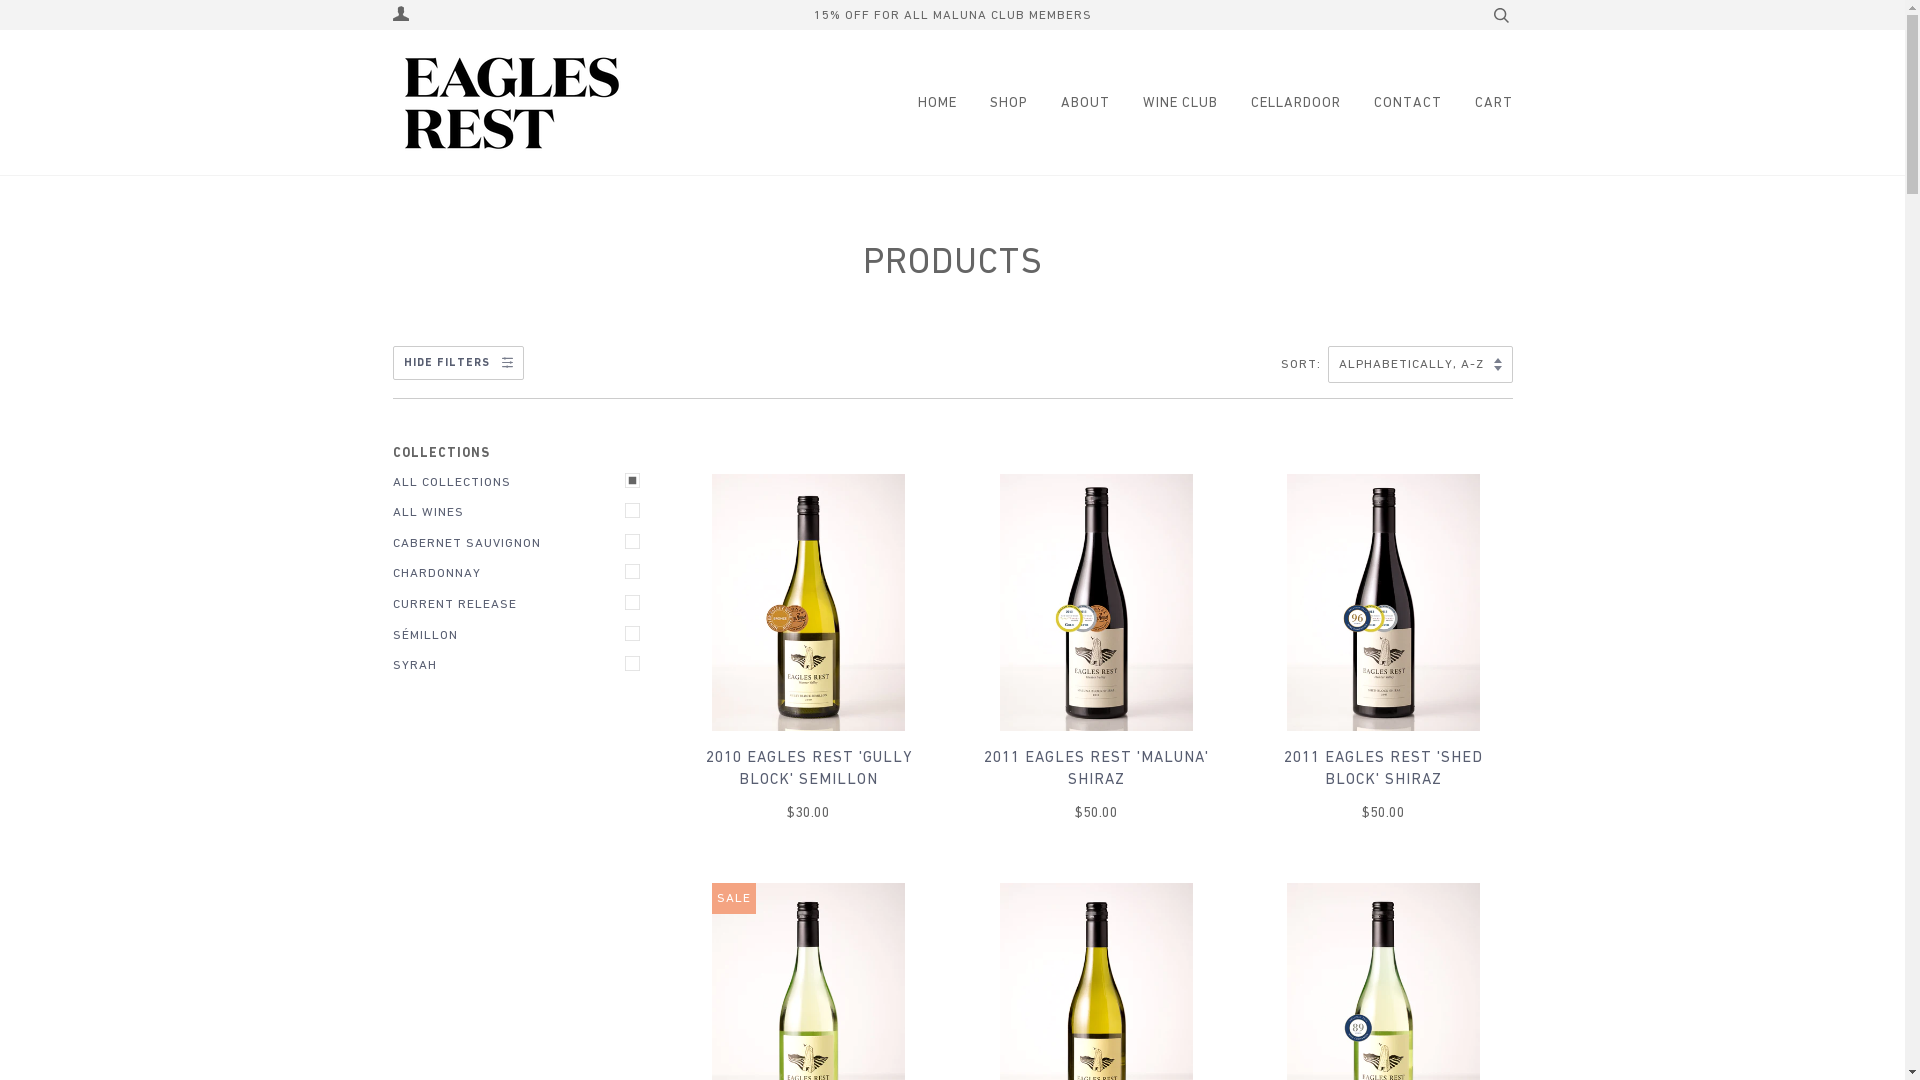 The height and width of the screenshot is (1080, 1920). Describe the element at coordinates (456, 362) in the screenshot. I see `'HIDE FILTERS'` at that location.